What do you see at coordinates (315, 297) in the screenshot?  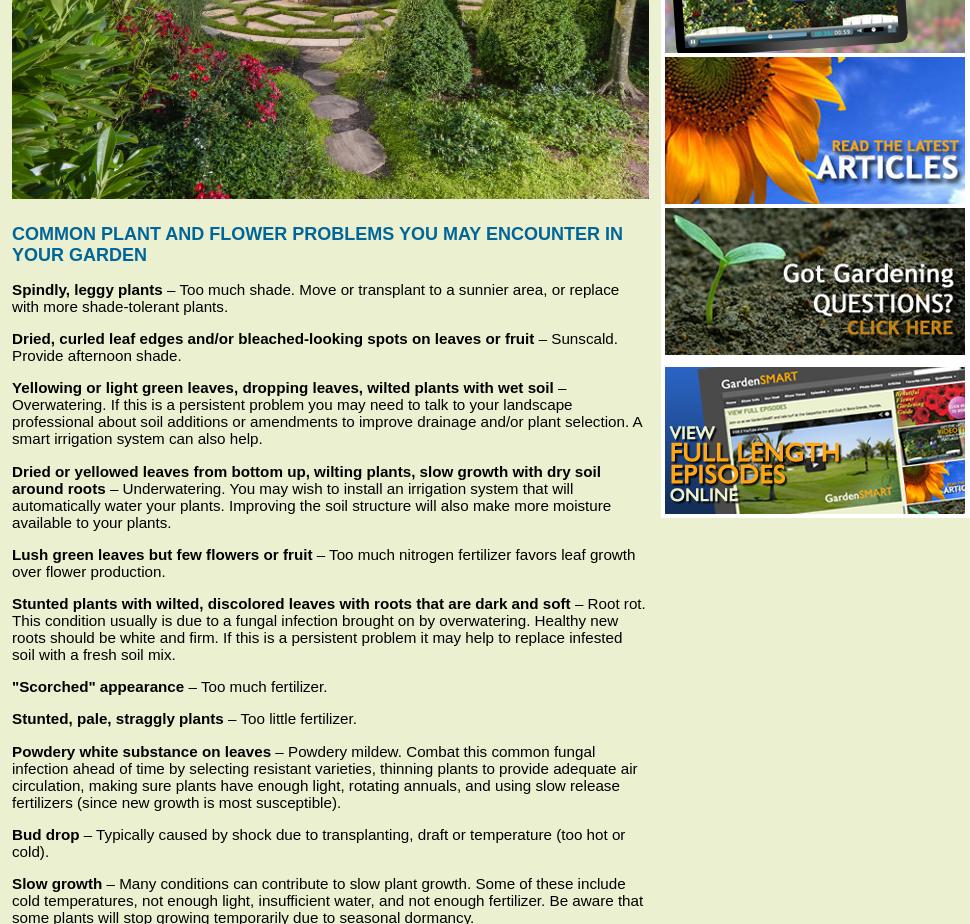 I see `'– Too much shade. Move or transplant to a sunnier area, or replace with more shade-tolerant plants.'` at bounding box center [315, 297].